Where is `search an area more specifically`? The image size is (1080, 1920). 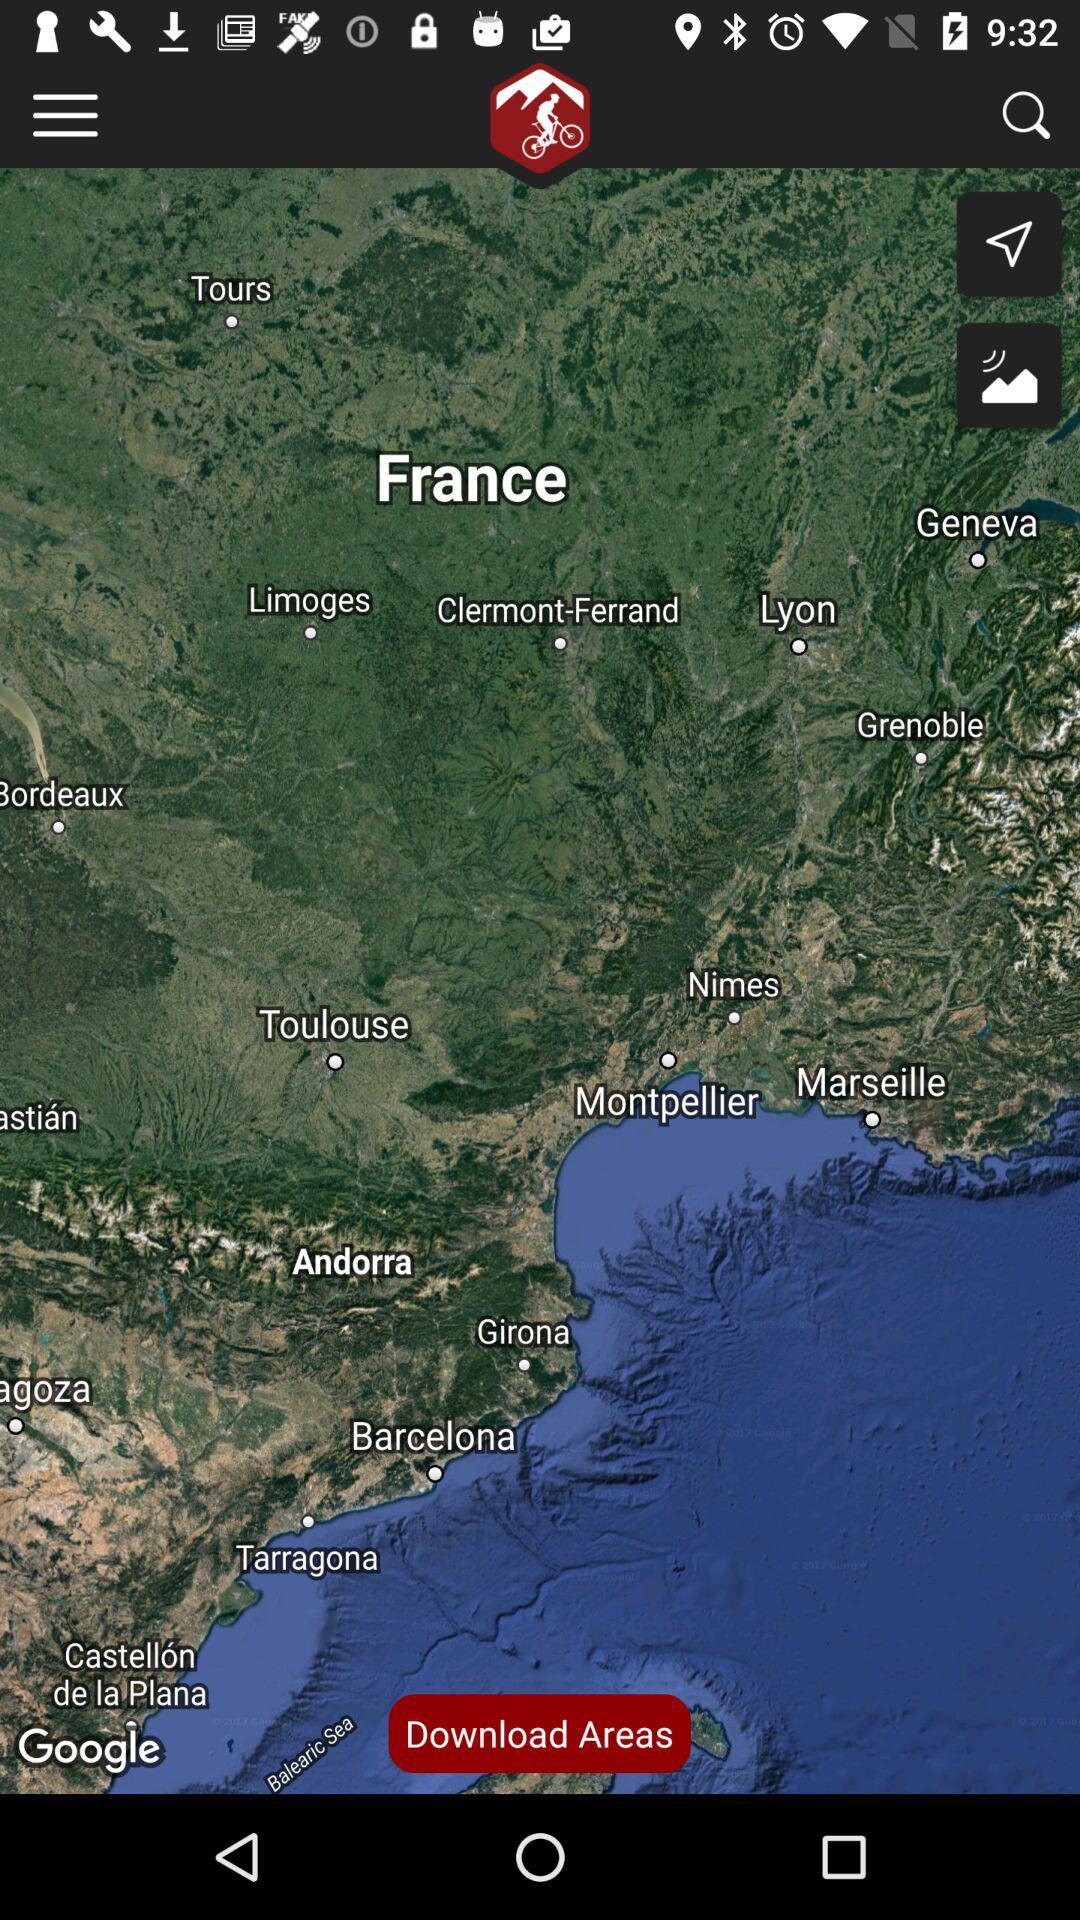 search an area more specifically is located at coordinates (1026, 114).